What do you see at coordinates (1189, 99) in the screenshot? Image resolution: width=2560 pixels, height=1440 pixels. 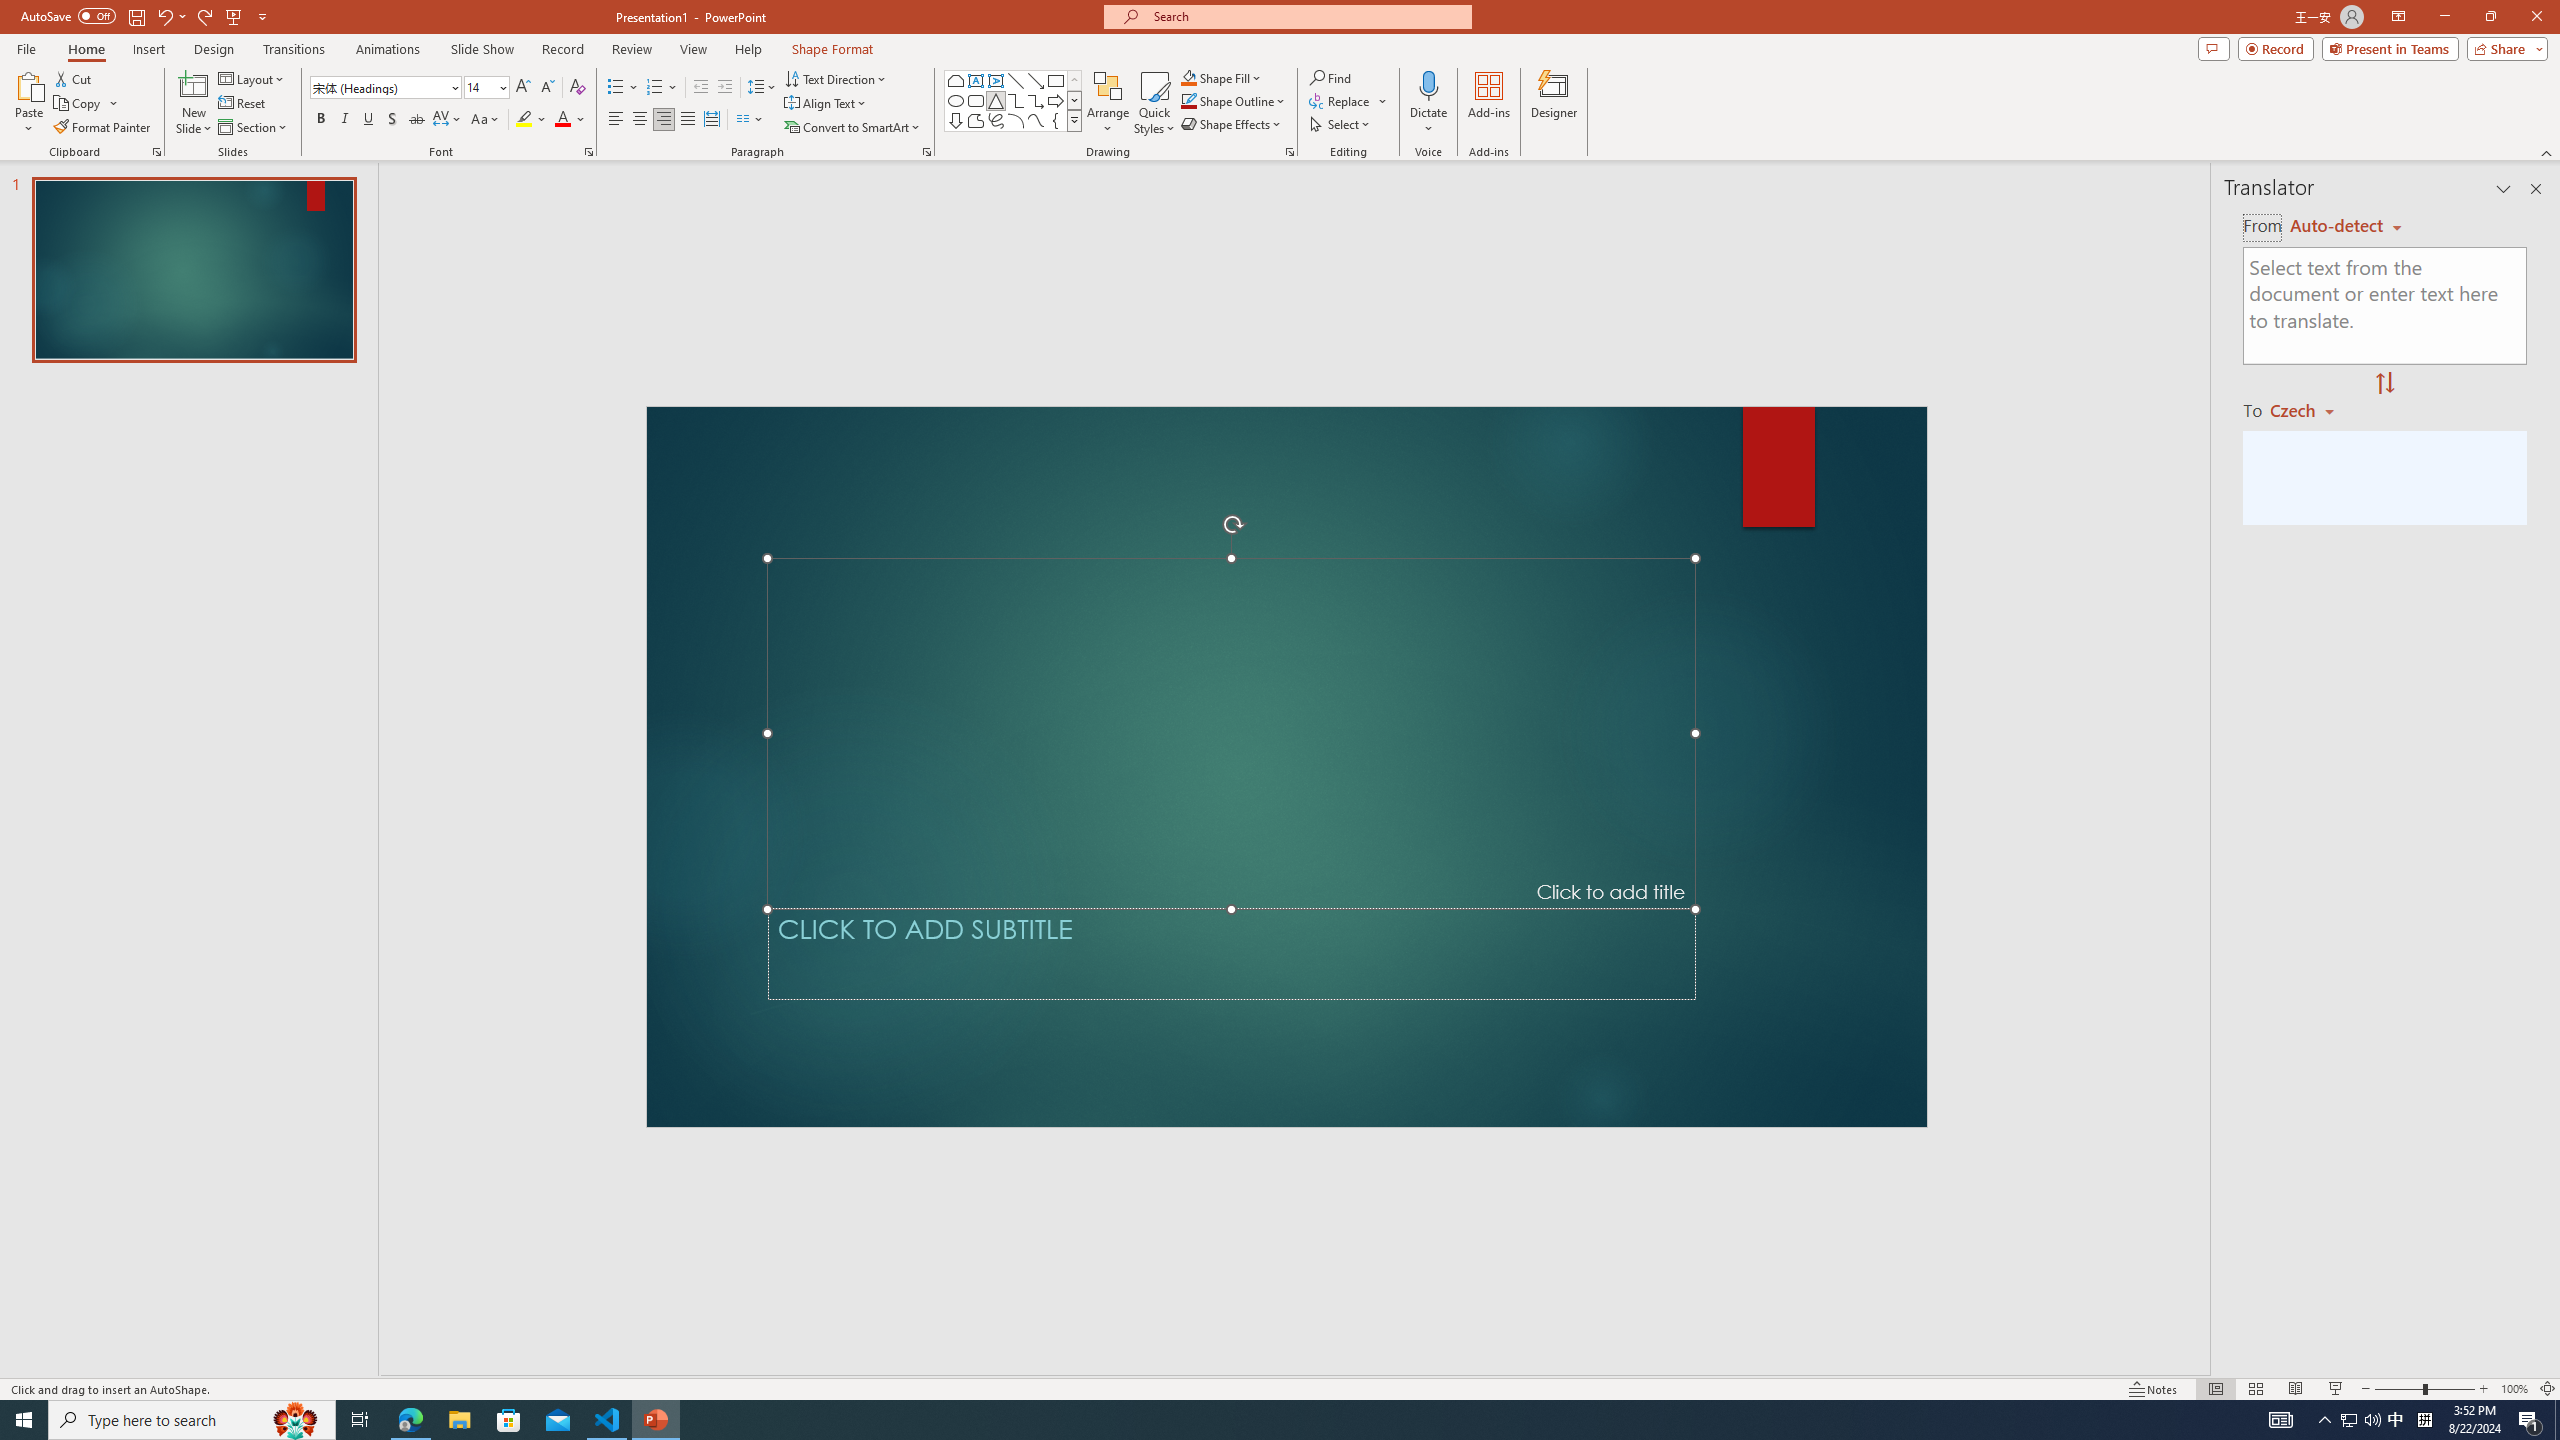 I see `'Shape Outline Blue, Accent 1'` at bounding box center [1189, 99].